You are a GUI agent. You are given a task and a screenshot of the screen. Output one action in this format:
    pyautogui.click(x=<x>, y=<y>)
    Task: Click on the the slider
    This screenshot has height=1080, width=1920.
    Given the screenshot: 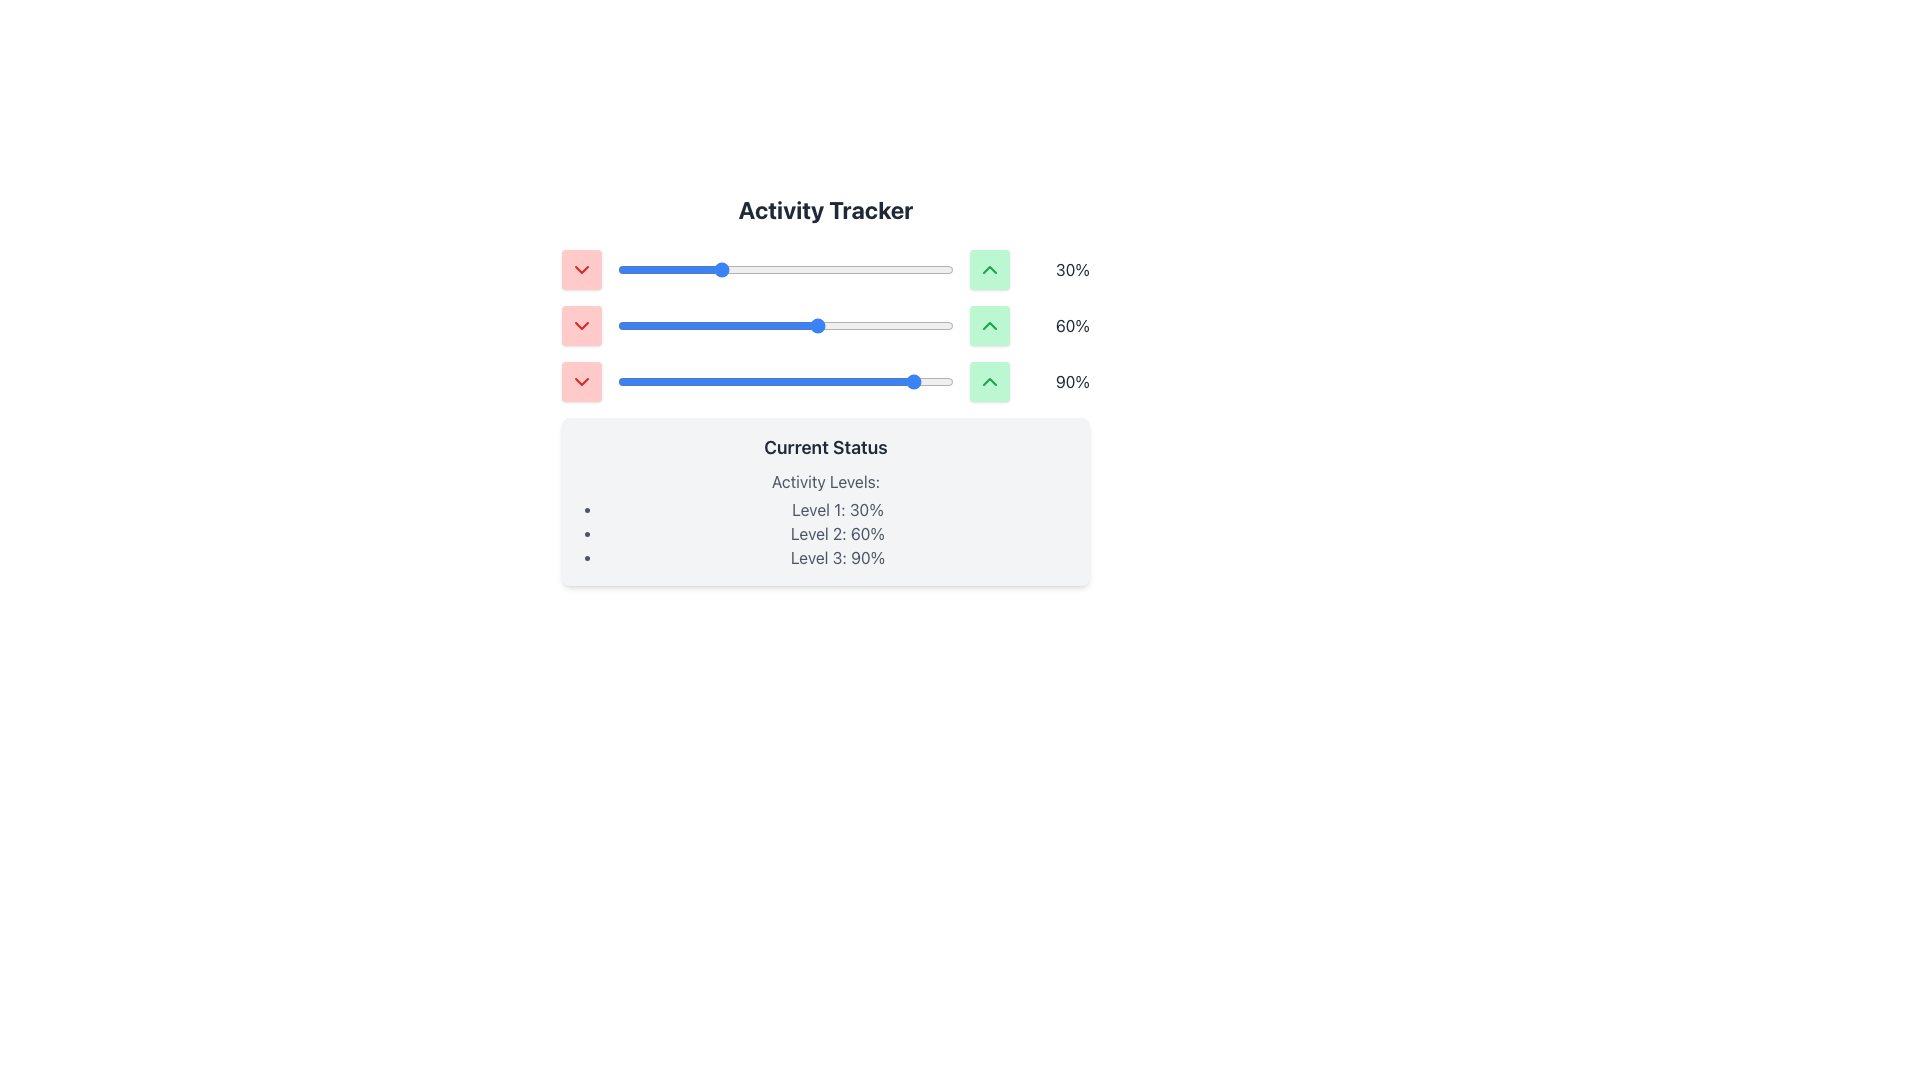 What is the action you would take?
    pyautogui.click(x=836, y=381)
    